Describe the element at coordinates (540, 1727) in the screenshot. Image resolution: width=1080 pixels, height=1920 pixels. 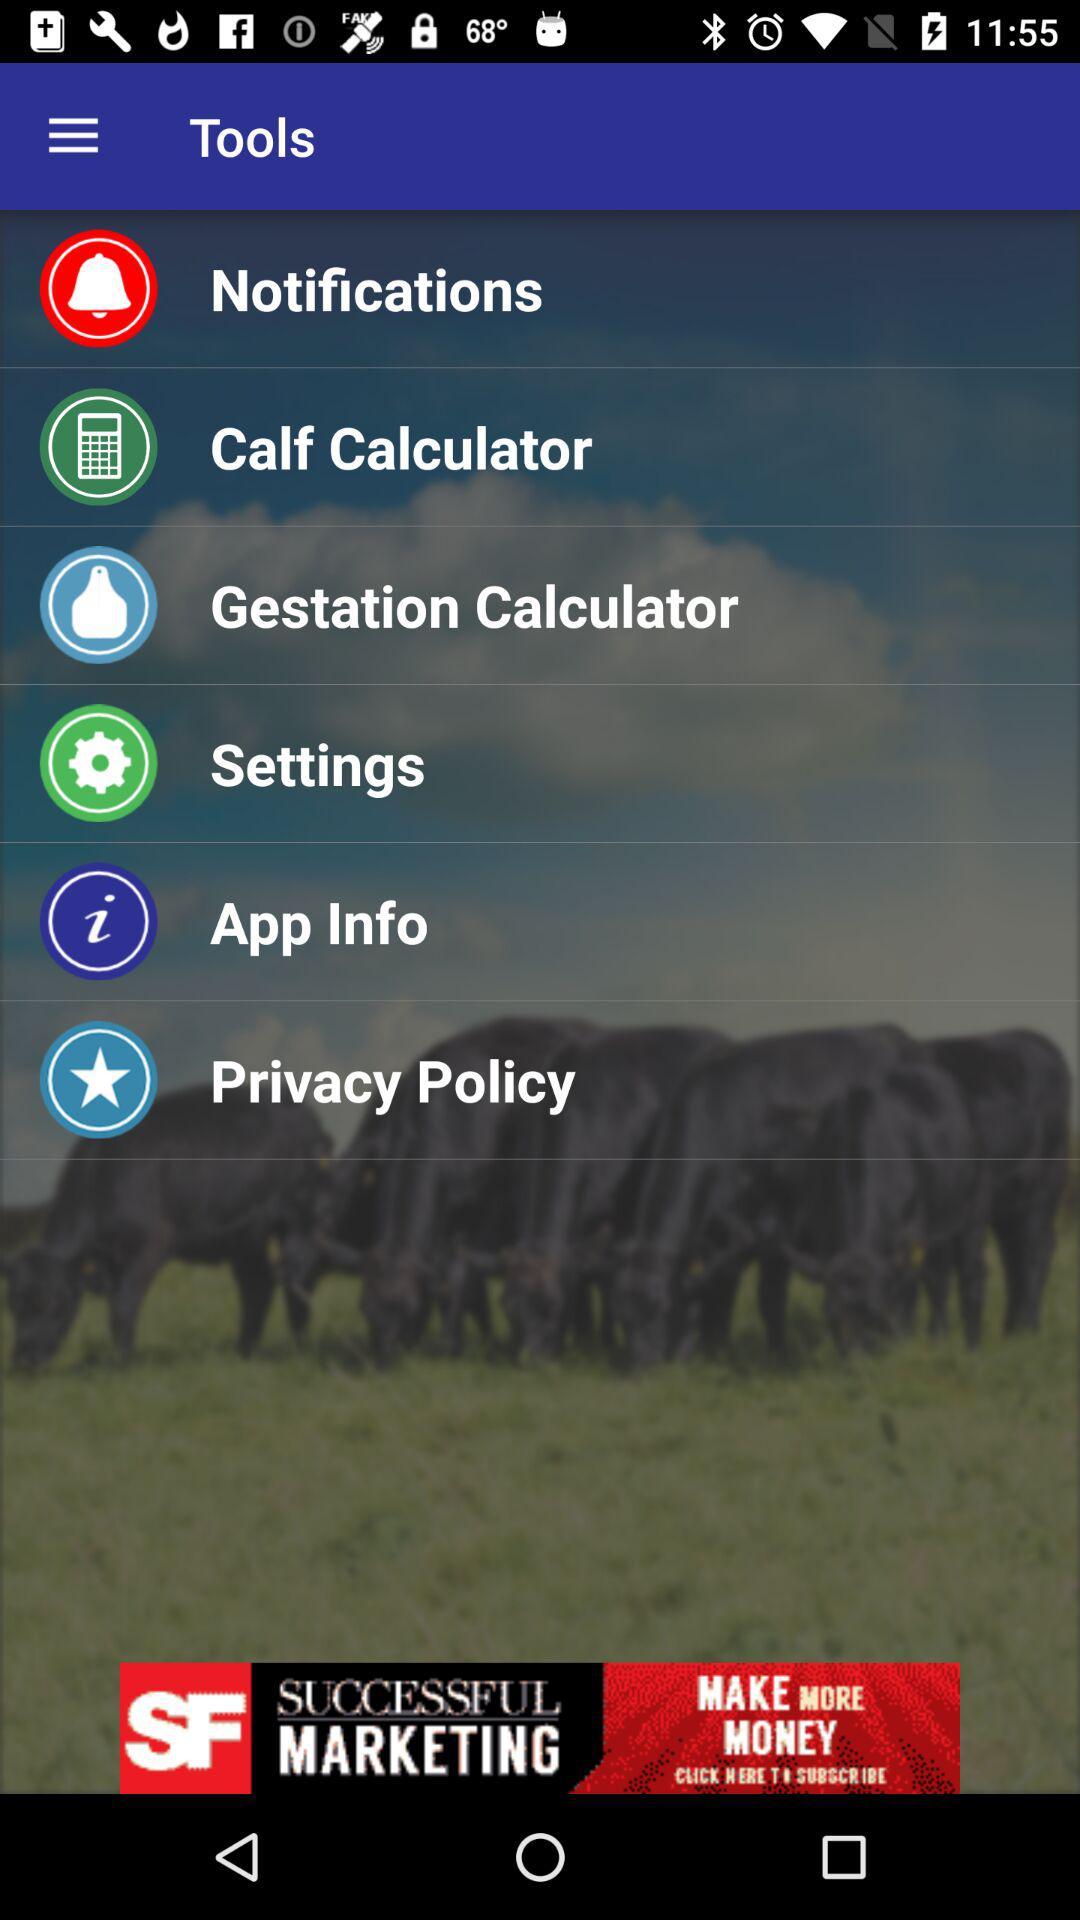
I see `advertisement link` at that location.